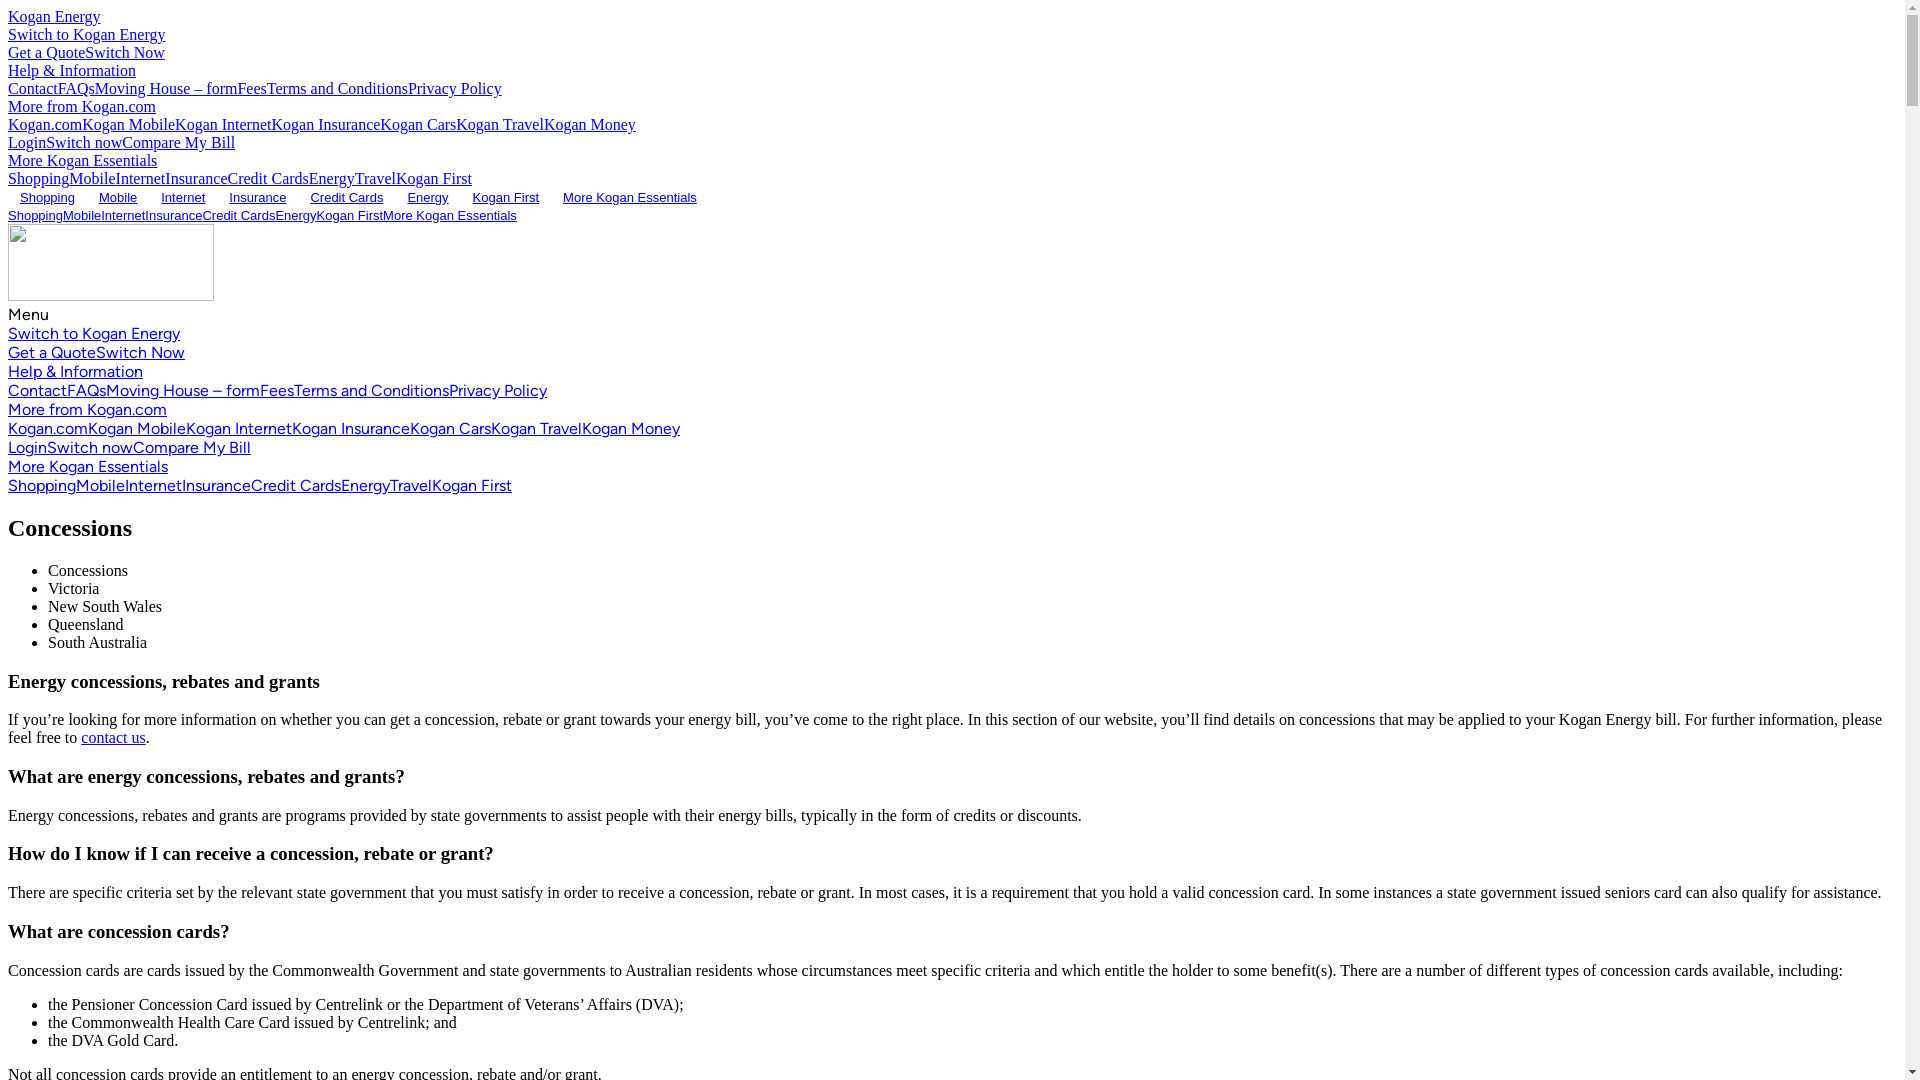  What do you see at coordinates (295, 485) in the screenshot?
I see `'Credit Cards'` at bounding box center [295, 485].